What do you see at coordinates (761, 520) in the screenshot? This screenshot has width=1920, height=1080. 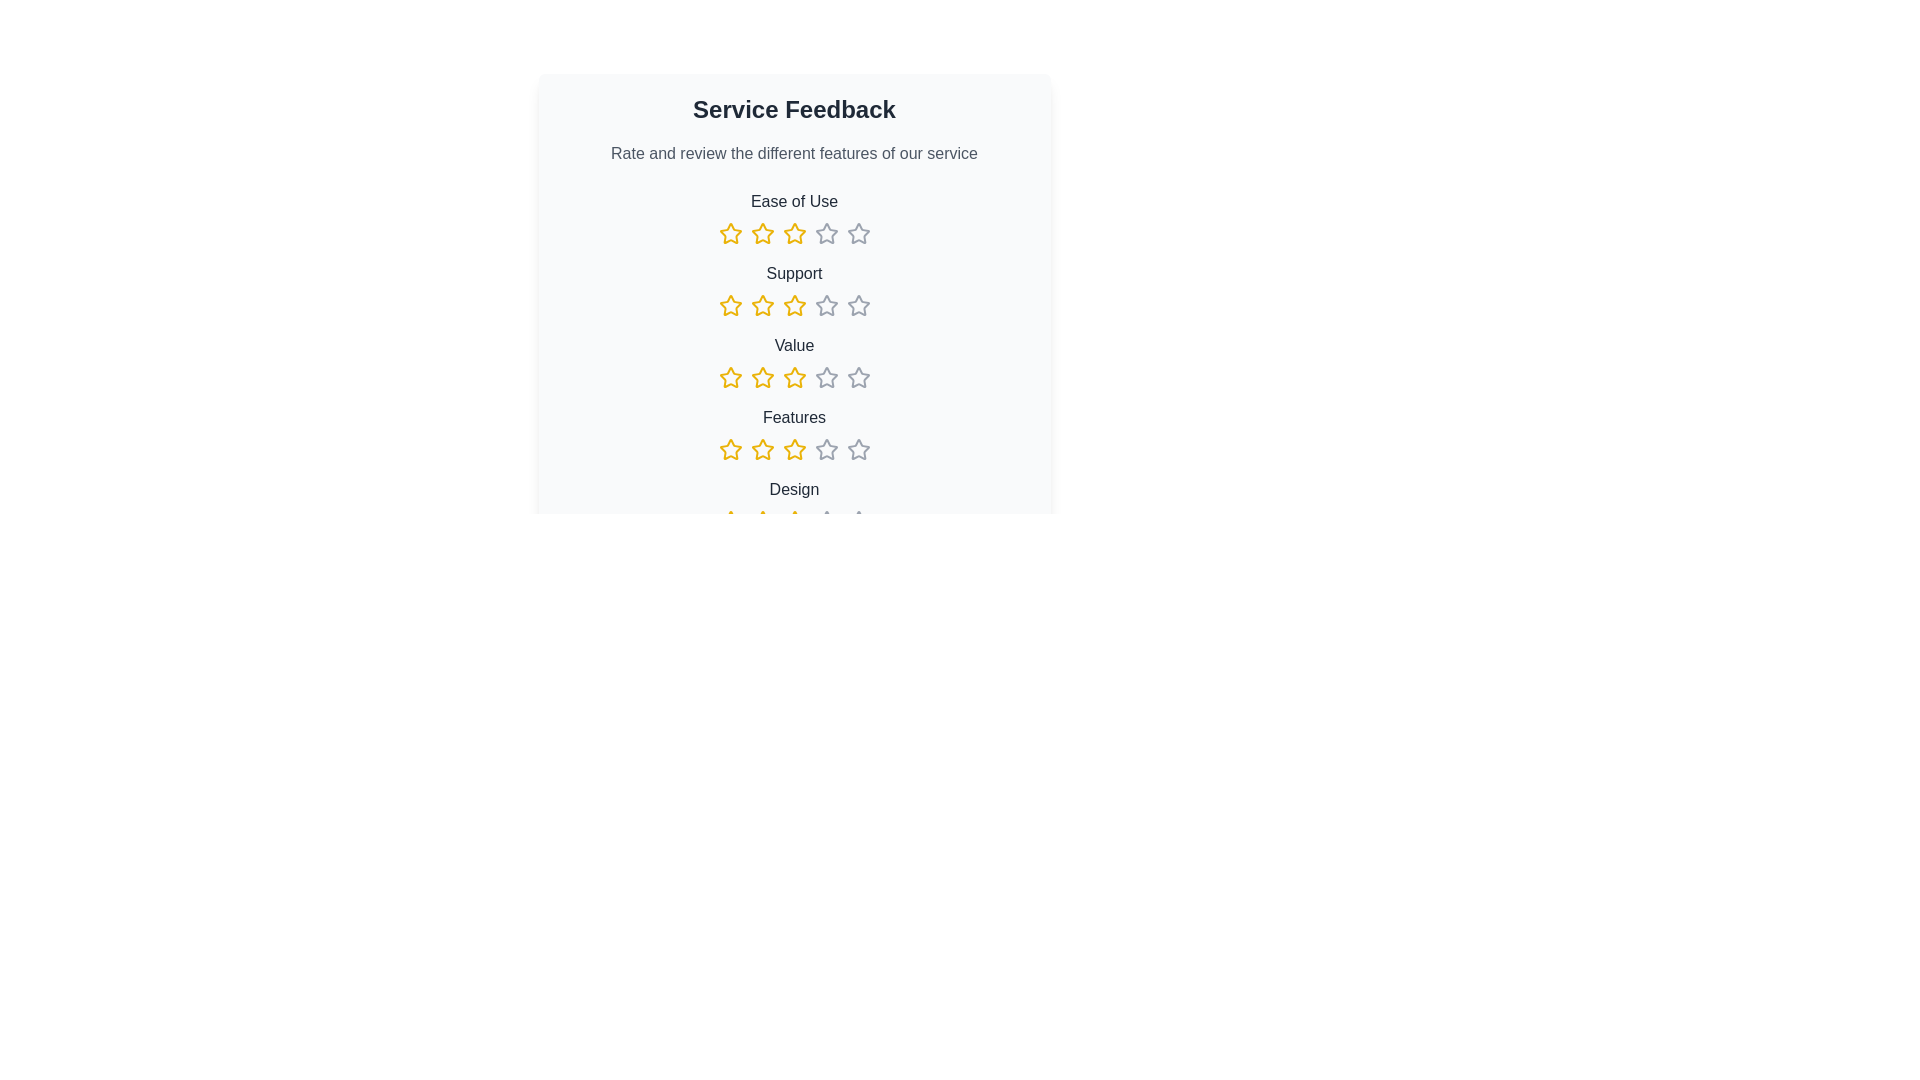 I see `the third star icon in the 'Design' section of the feedback form` at bounding box center [761, 520].